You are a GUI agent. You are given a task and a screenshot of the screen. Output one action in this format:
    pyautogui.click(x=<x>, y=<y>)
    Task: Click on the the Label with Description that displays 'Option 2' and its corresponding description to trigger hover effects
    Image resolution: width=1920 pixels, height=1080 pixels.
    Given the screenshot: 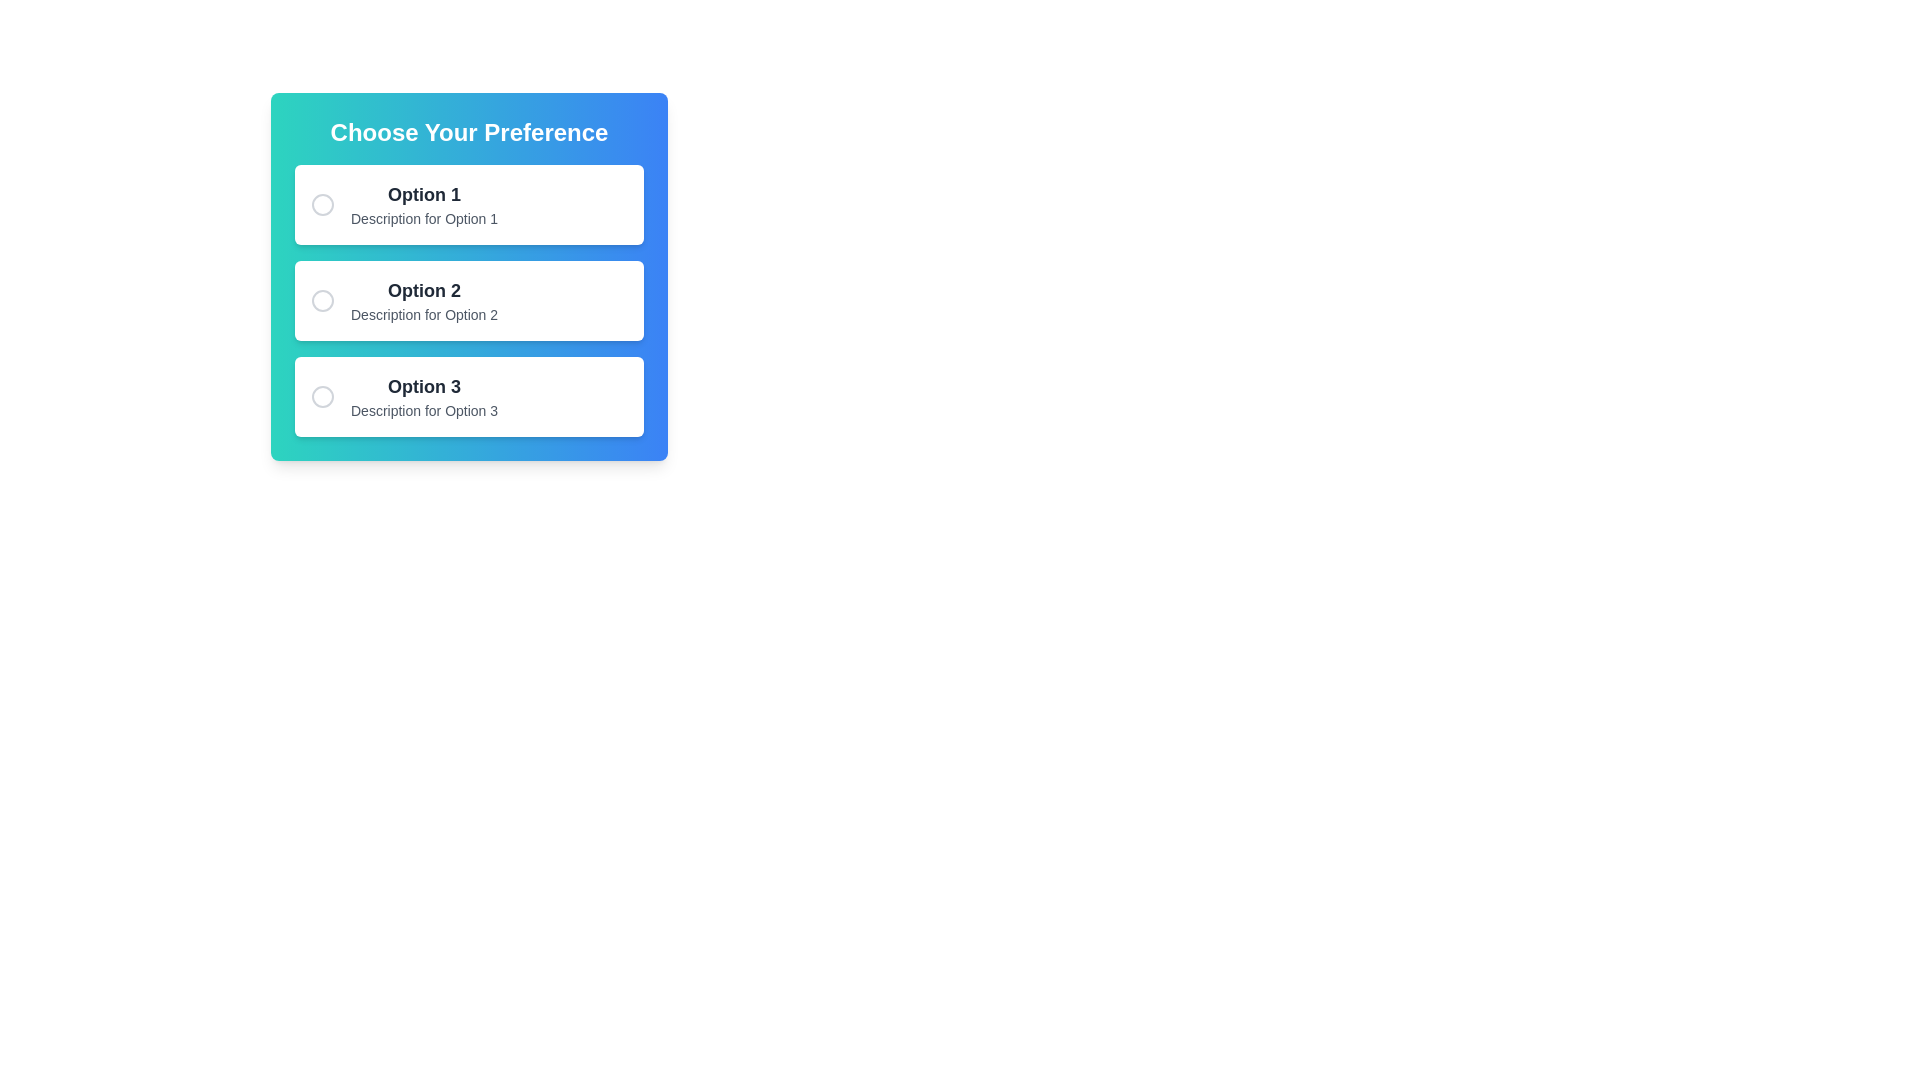 What is the action you would take?
    pyautogui.click(x=423, y=300)
    